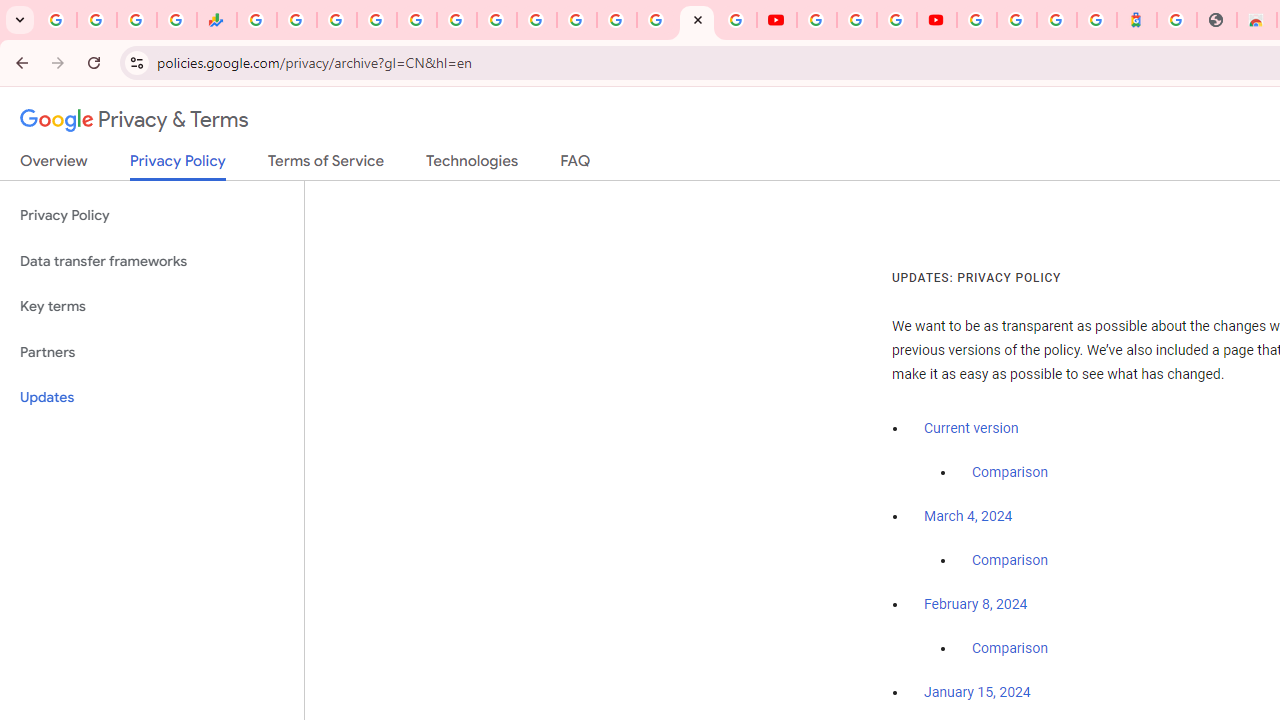 This screenshot has width=1280, height=720. I want to click on 'Atour Hotel - Google hotels', so click(1137, 20).